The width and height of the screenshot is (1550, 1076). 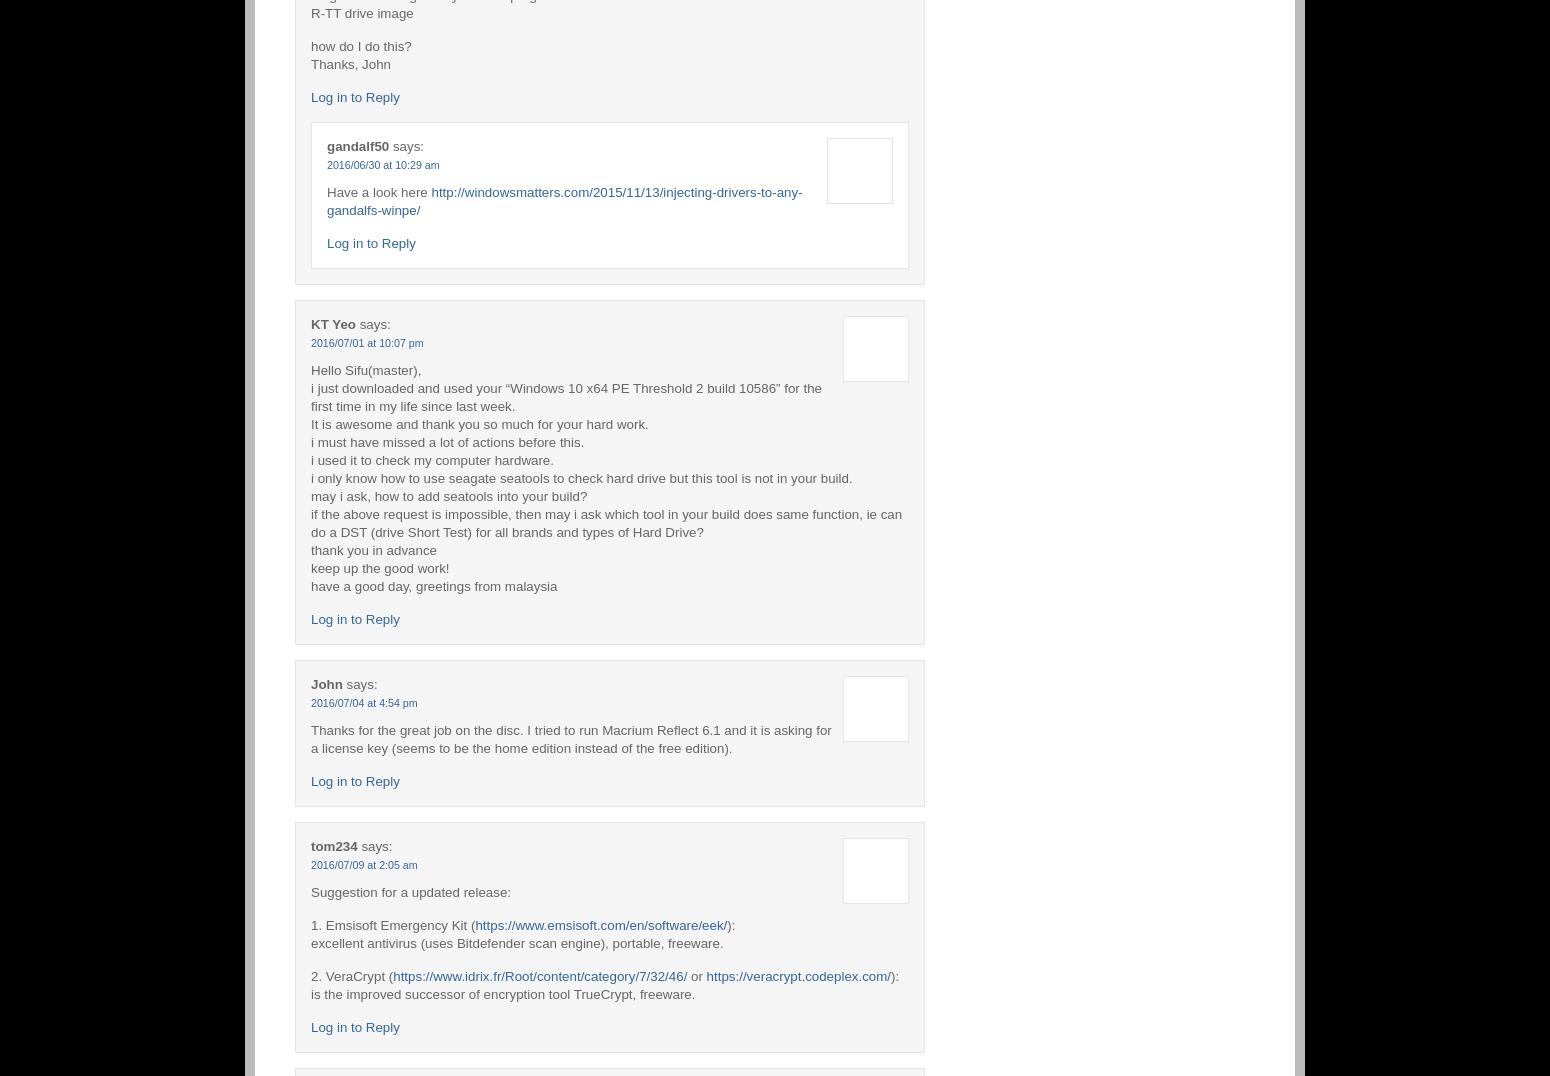 What do you see at coordinates (351, 975) in the screenshot?
I see `'2. VeraCrypt ('` at bounding box center [351, 975].